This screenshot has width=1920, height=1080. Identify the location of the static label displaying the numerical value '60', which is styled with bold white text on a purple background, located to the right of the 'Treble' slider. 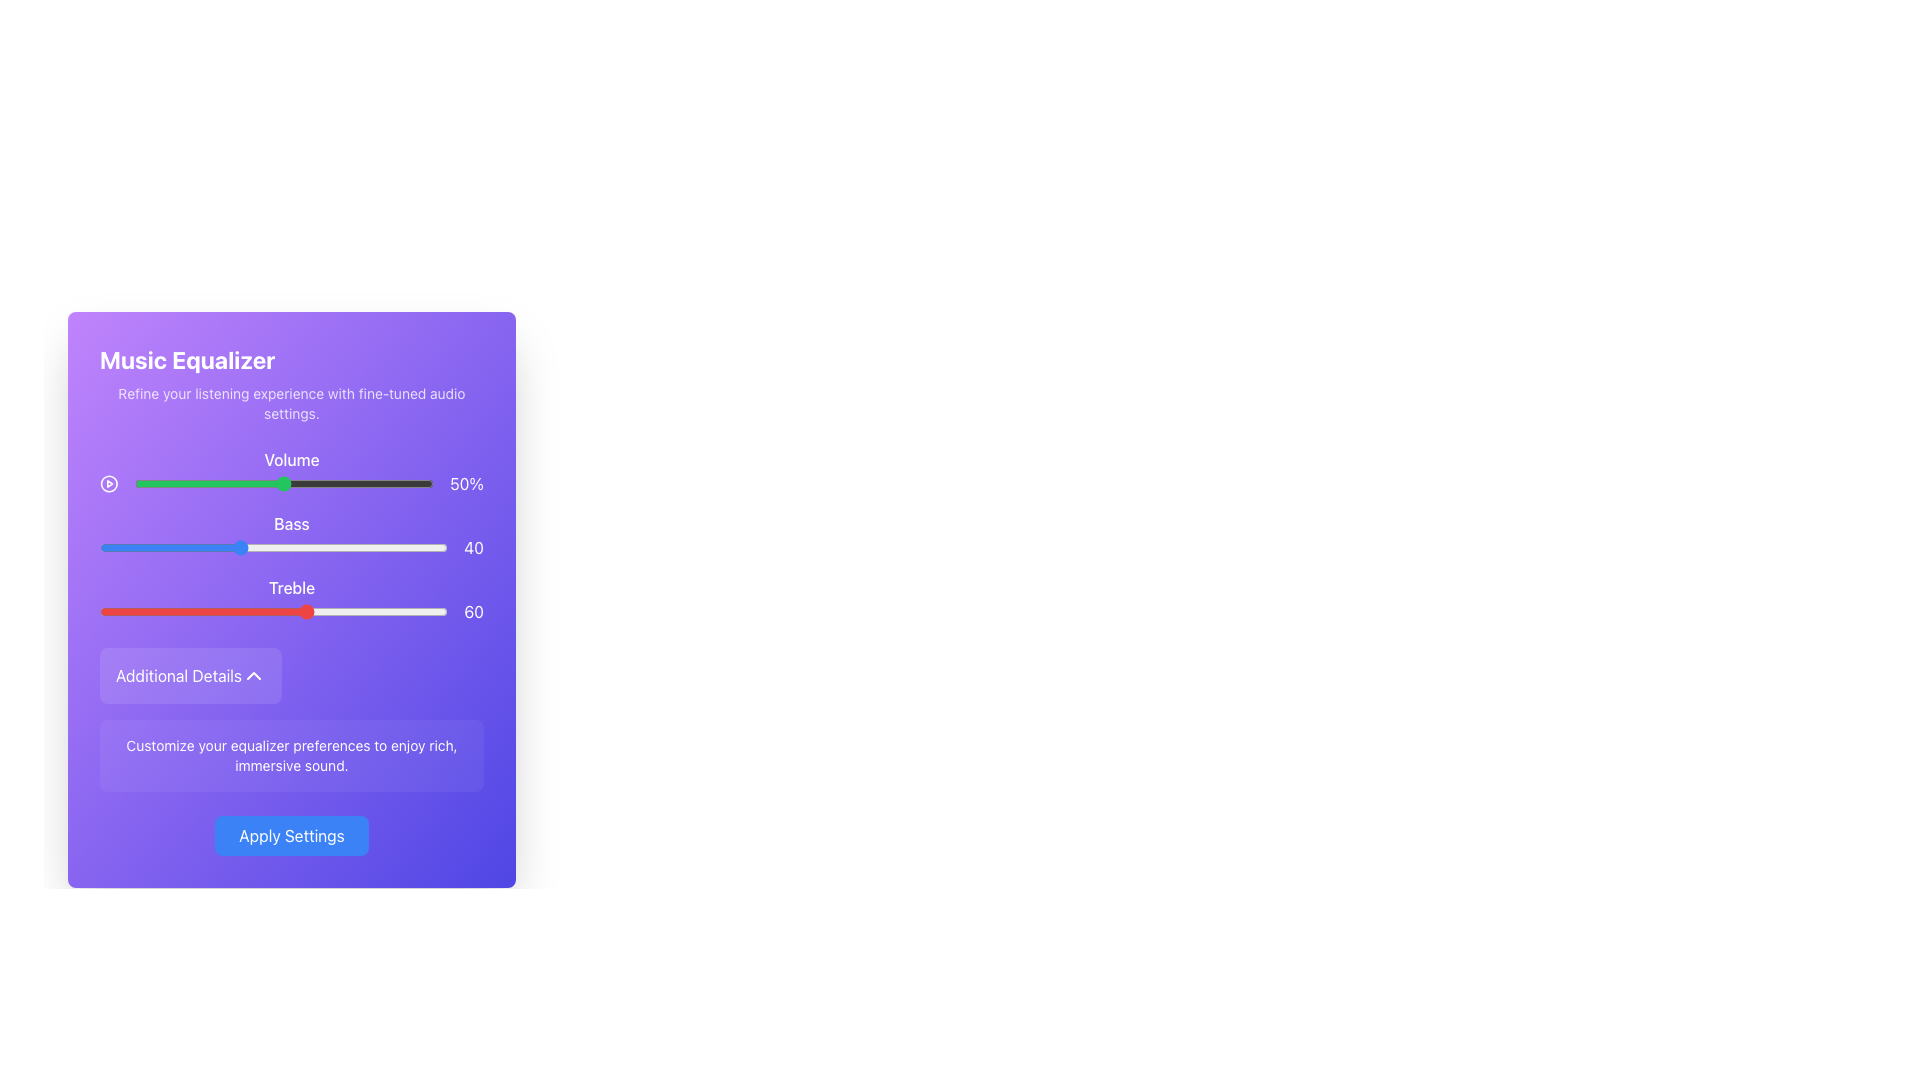
(473, 611).